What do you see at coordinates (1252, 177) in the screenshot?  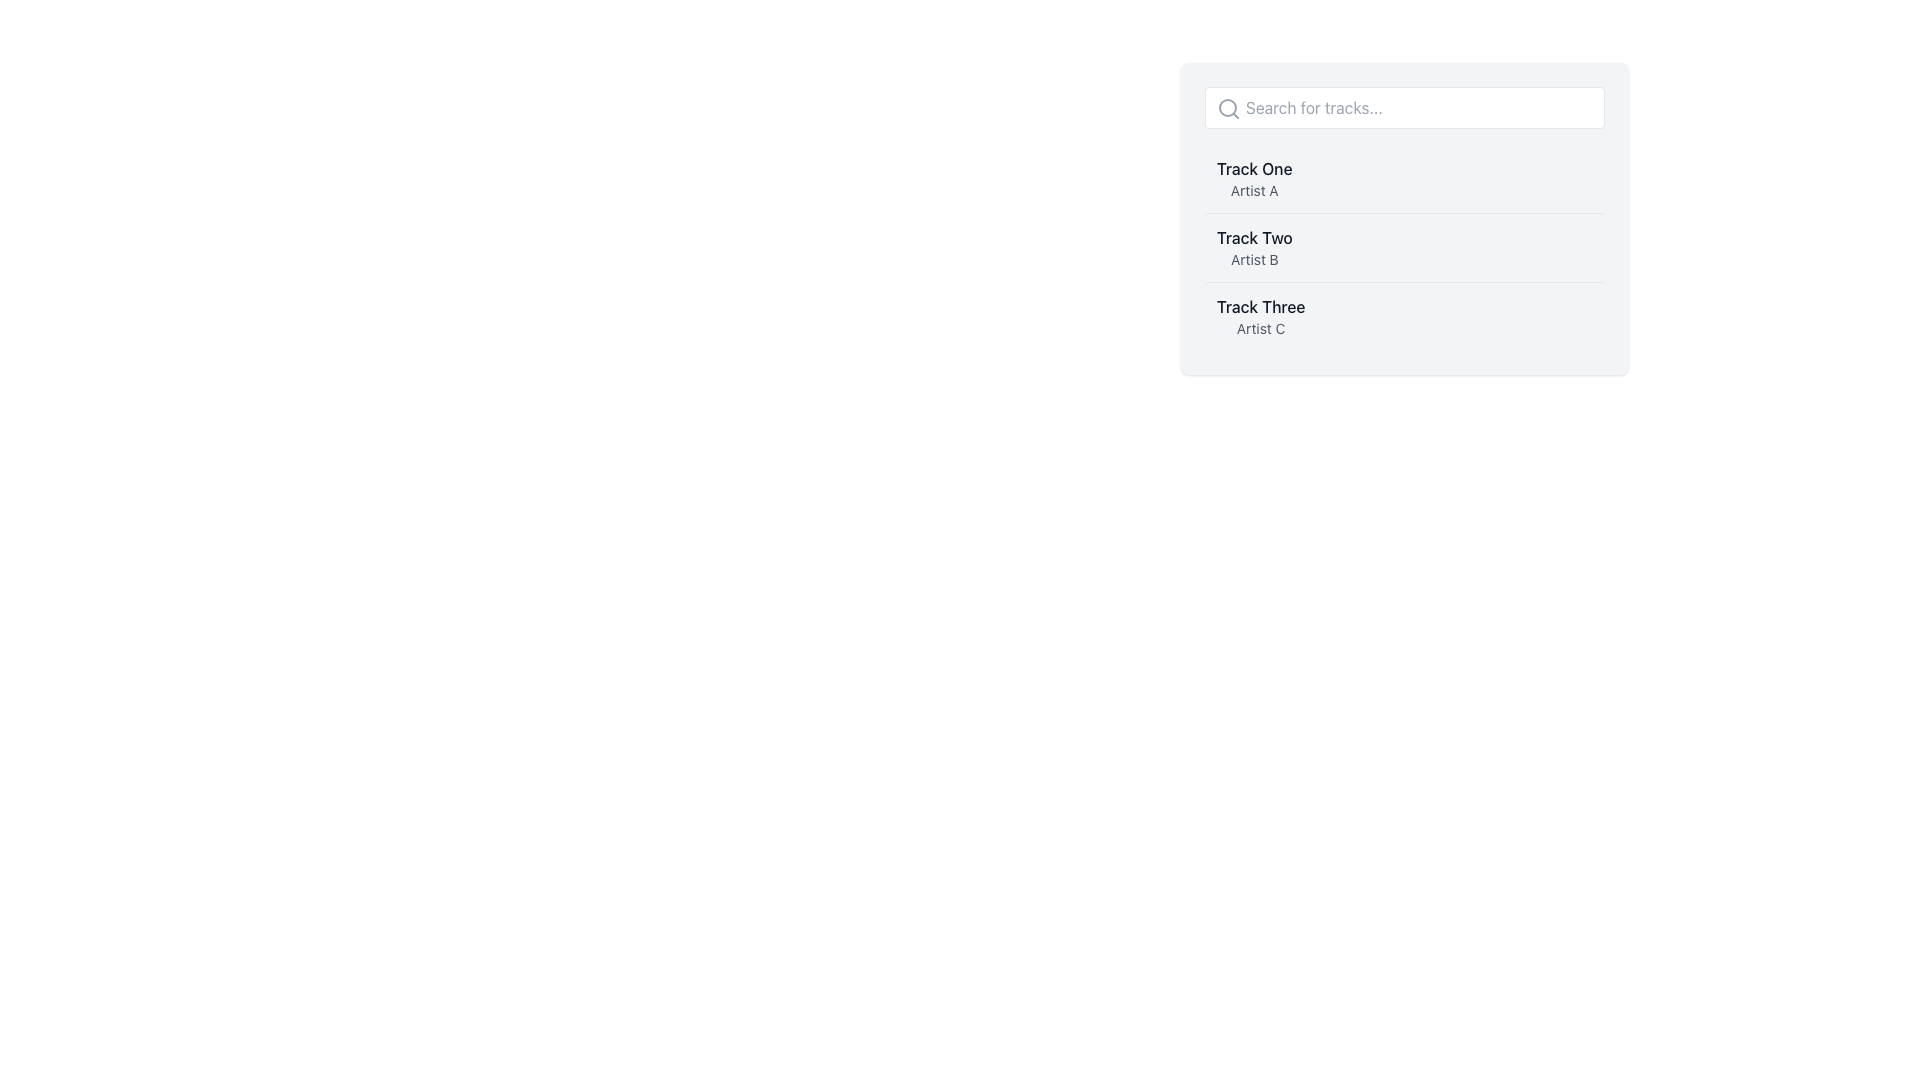 I see `the first item` at bounding box center [1252, 177].